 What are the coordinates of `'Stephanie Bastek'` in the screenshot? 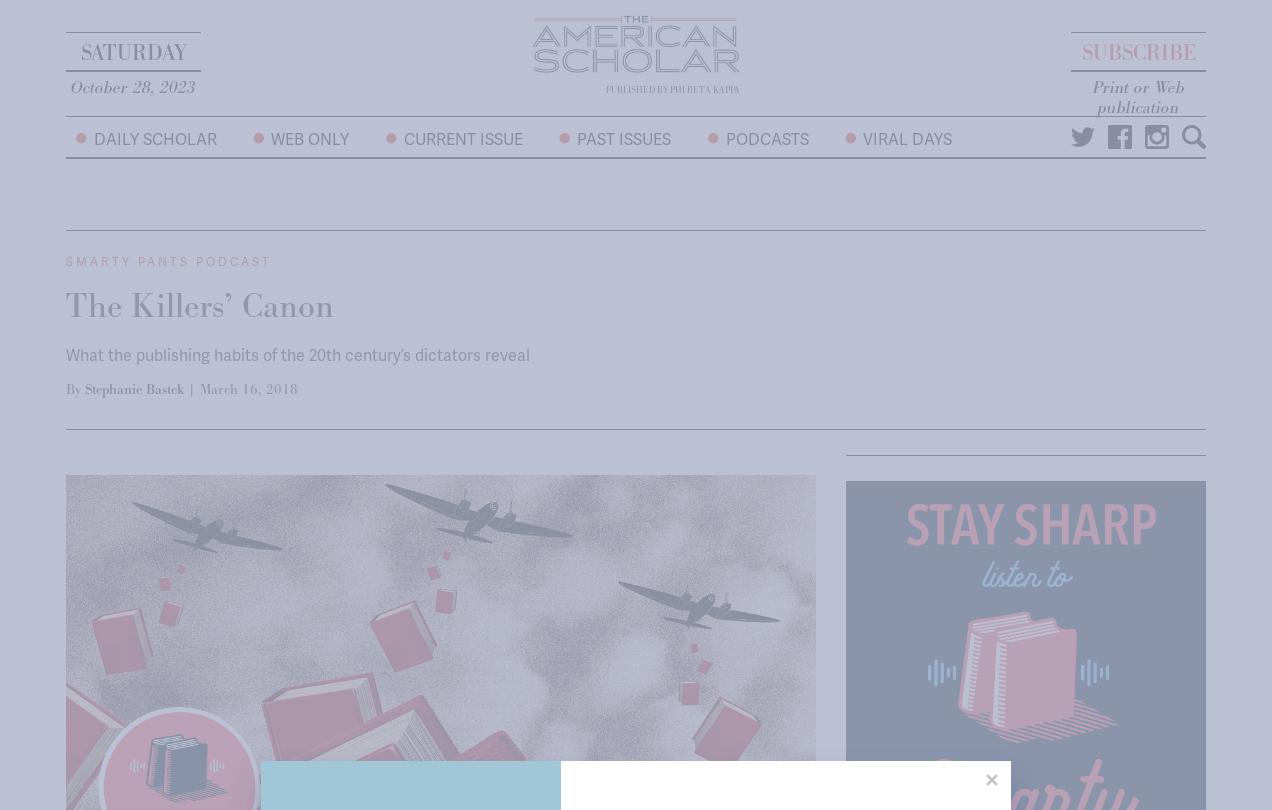 It's located at (133, 388).